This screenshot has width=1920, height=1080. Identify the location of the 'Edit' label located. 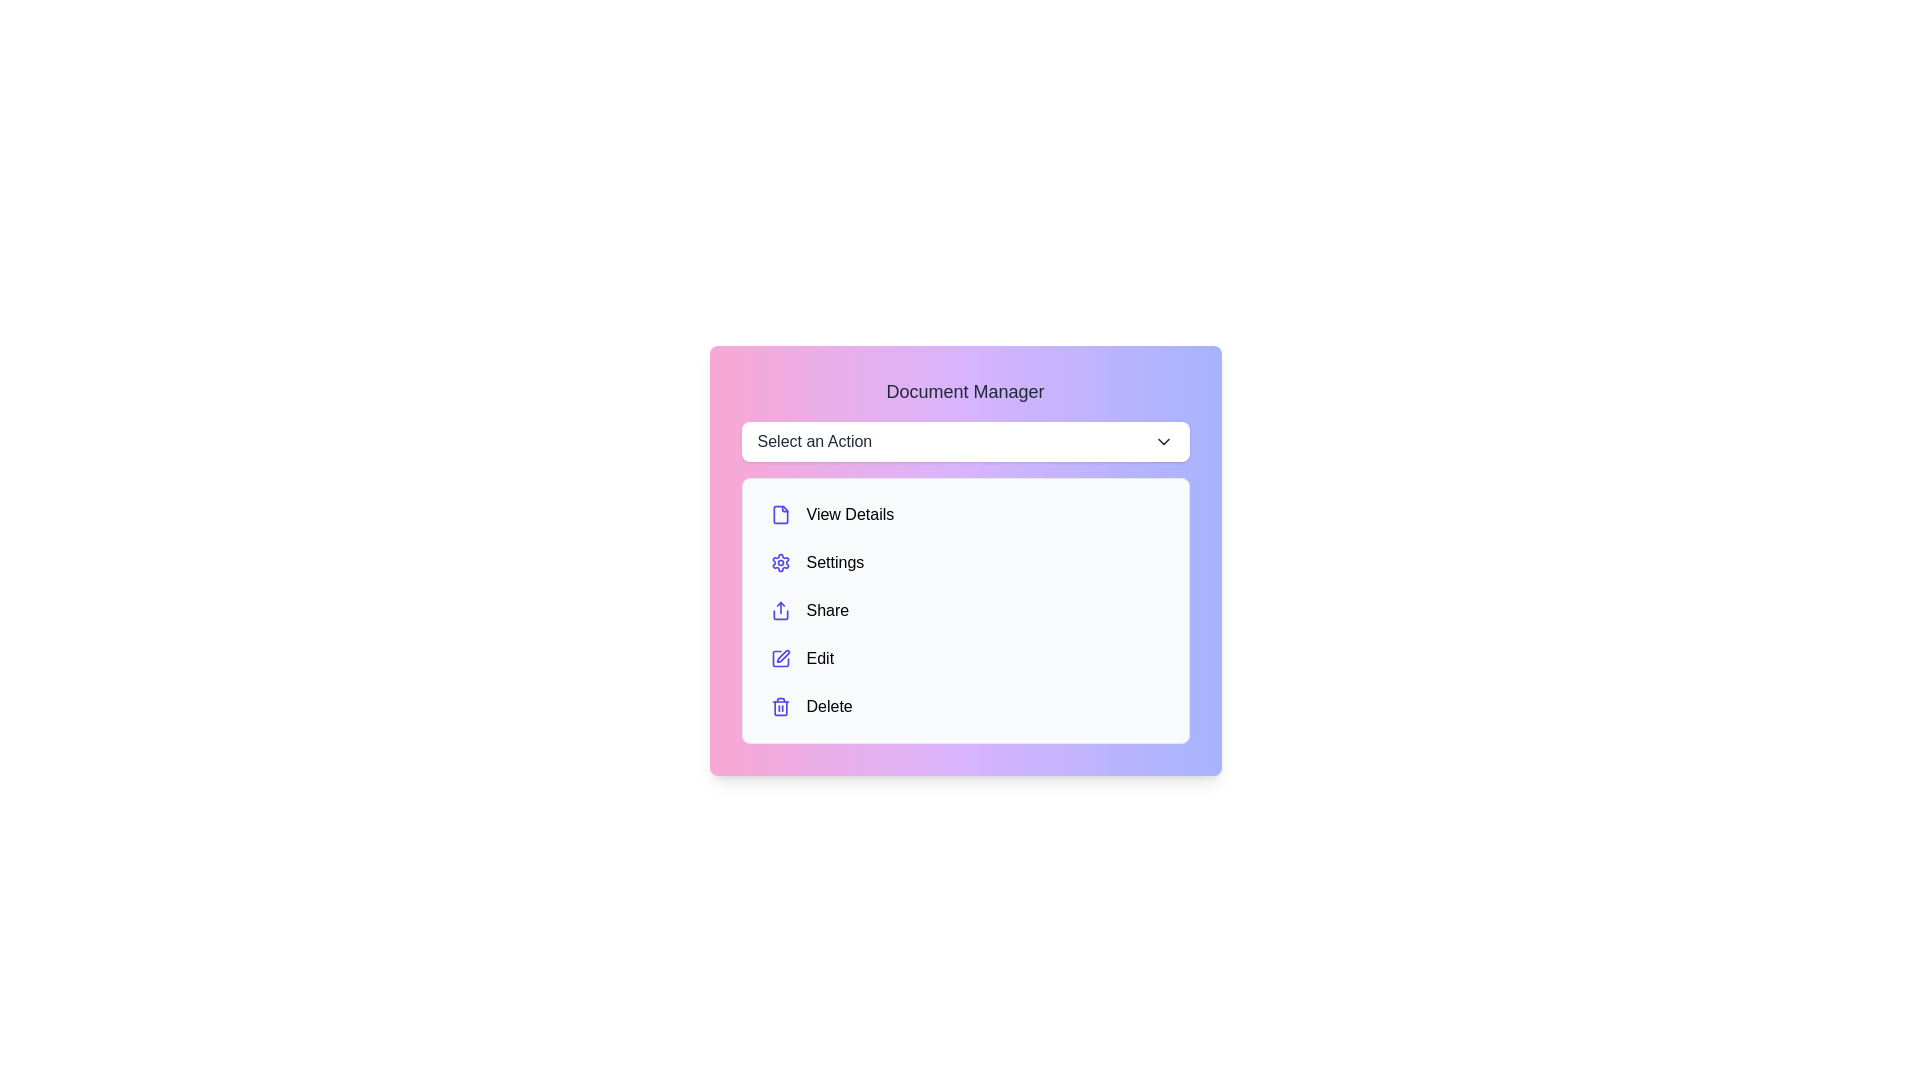
(820, 659).